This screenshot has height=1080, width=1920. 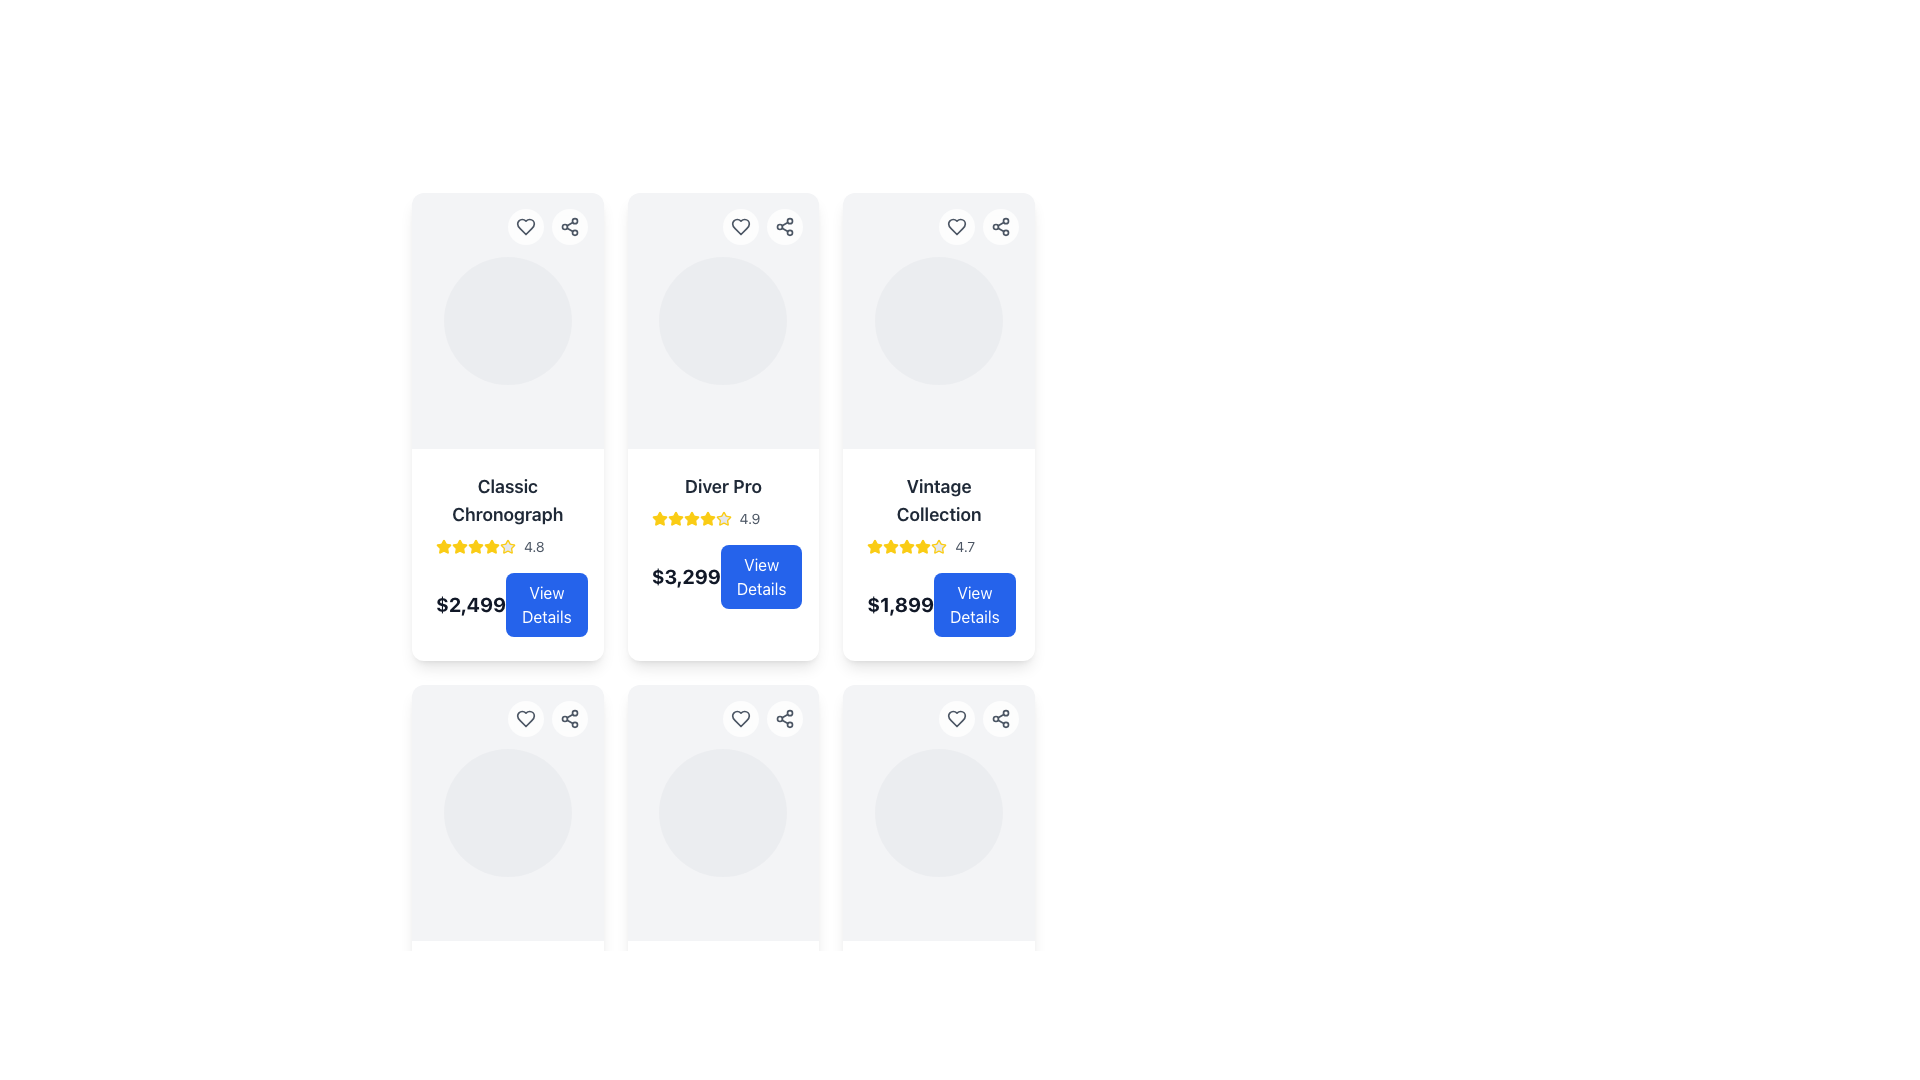 I want to click on the third yellow star icon in the rating display of the 'Vintage Collection' card, which is positioned above the price text '$1,899', so click(x=890, y=547).